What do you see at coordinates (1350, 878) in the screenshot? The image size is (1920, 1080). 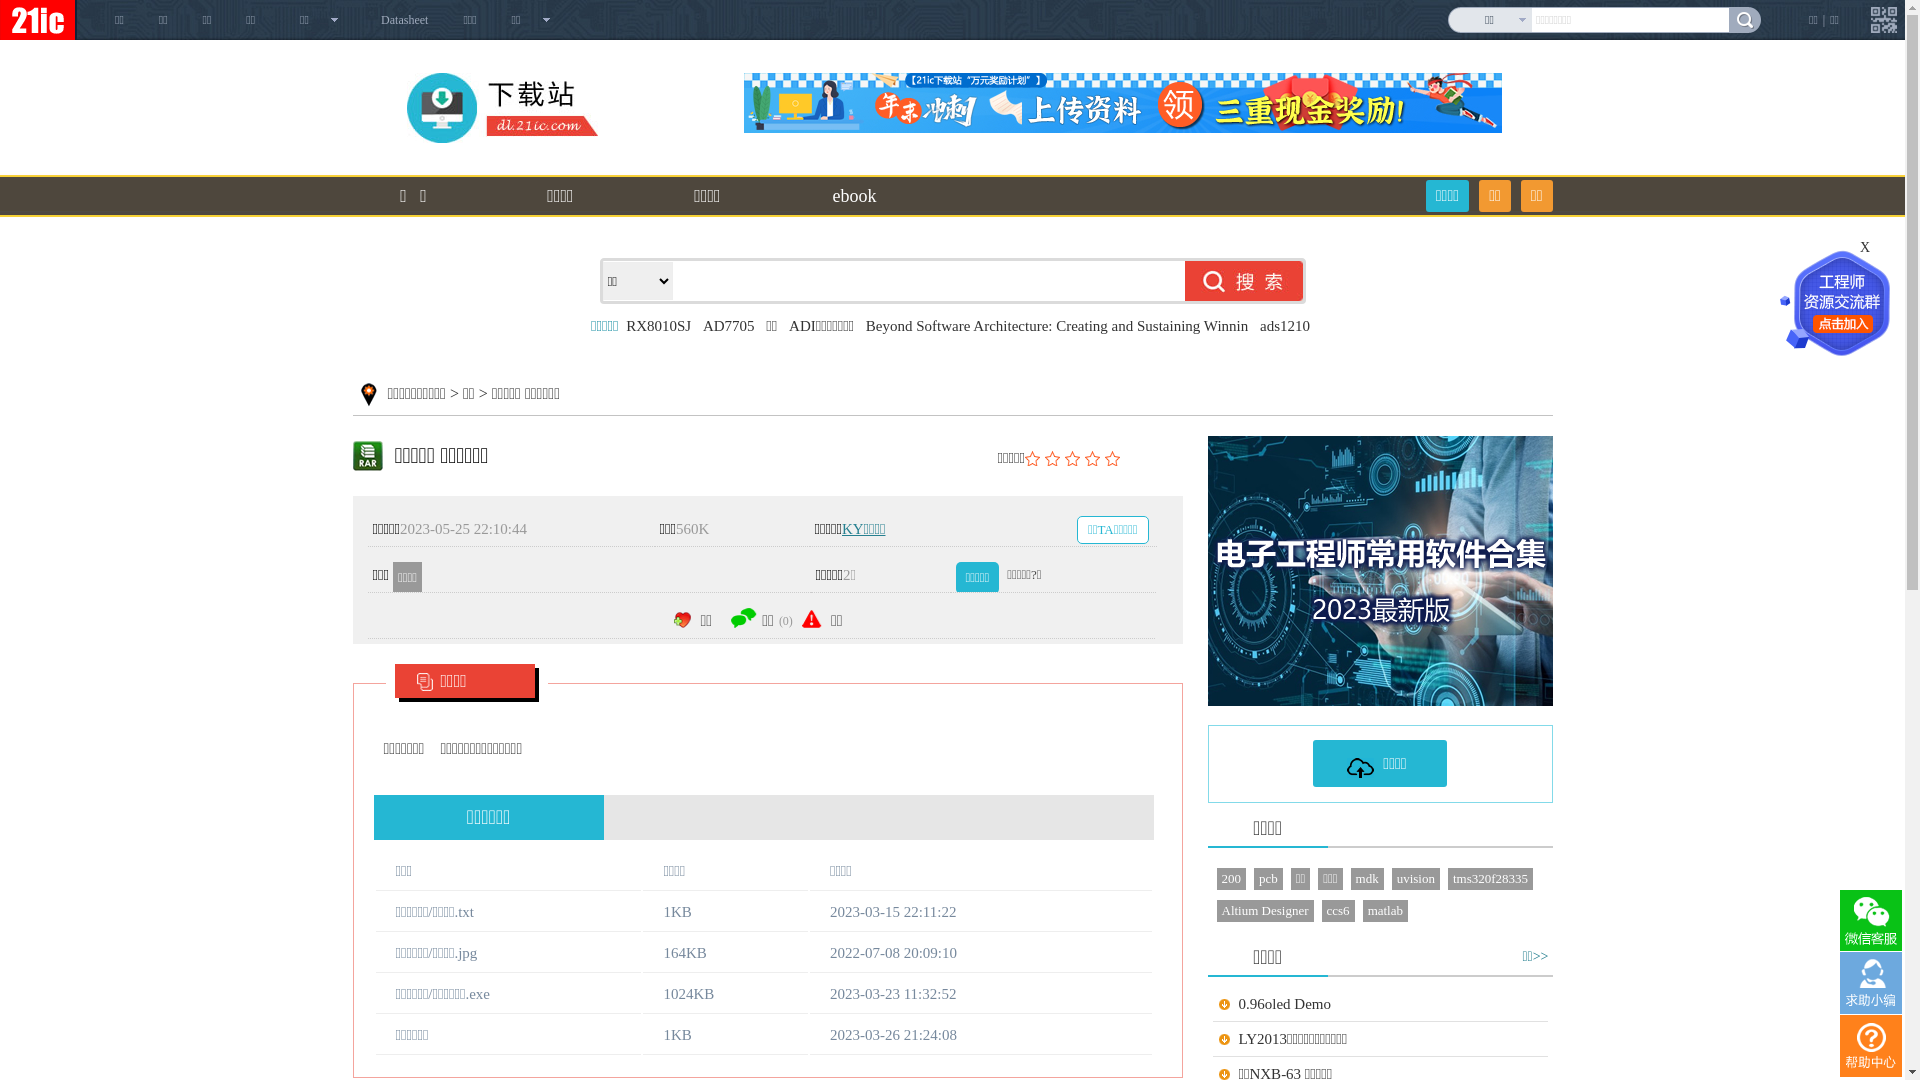 I see `'mdk'` at bounding box center [1350, 878].